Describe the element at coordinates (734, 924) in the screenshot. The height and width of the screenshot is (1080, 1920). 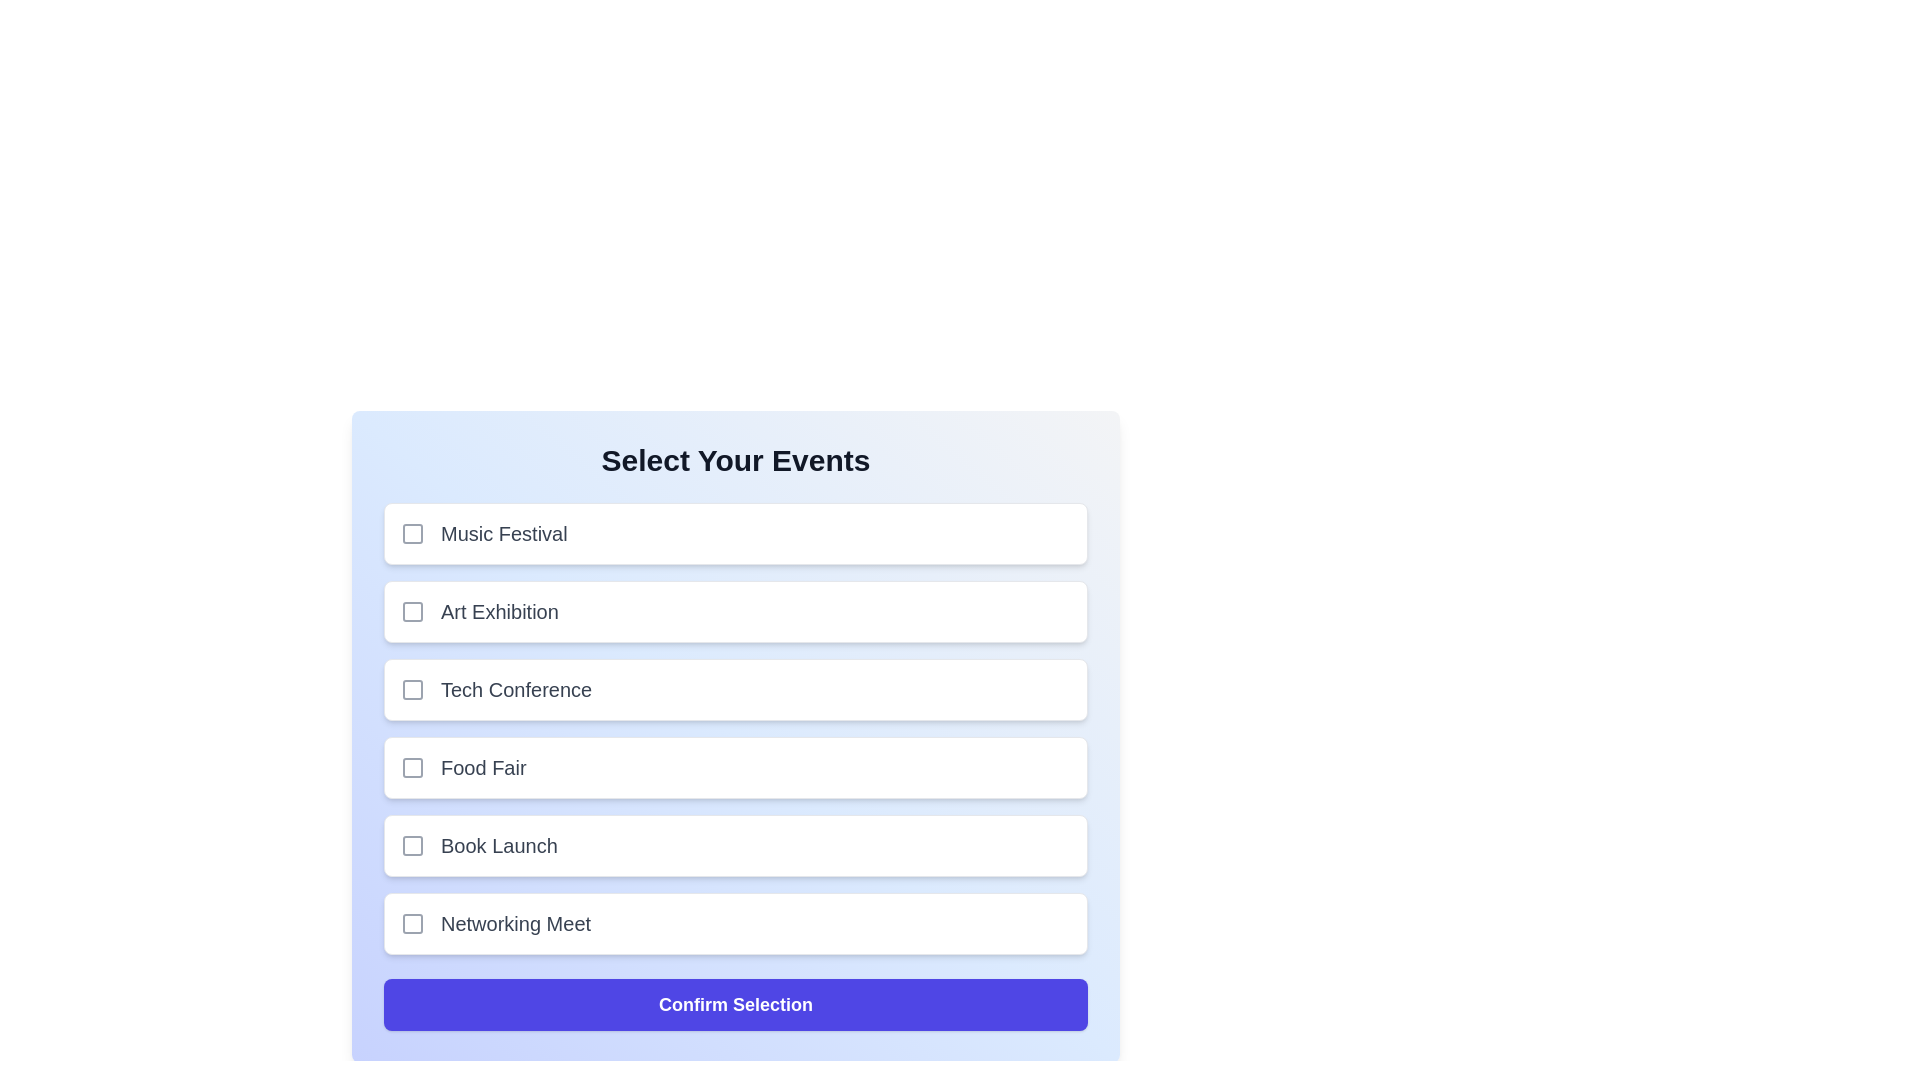
I see `the event Networking Meet to observe the hover effect` at that location.